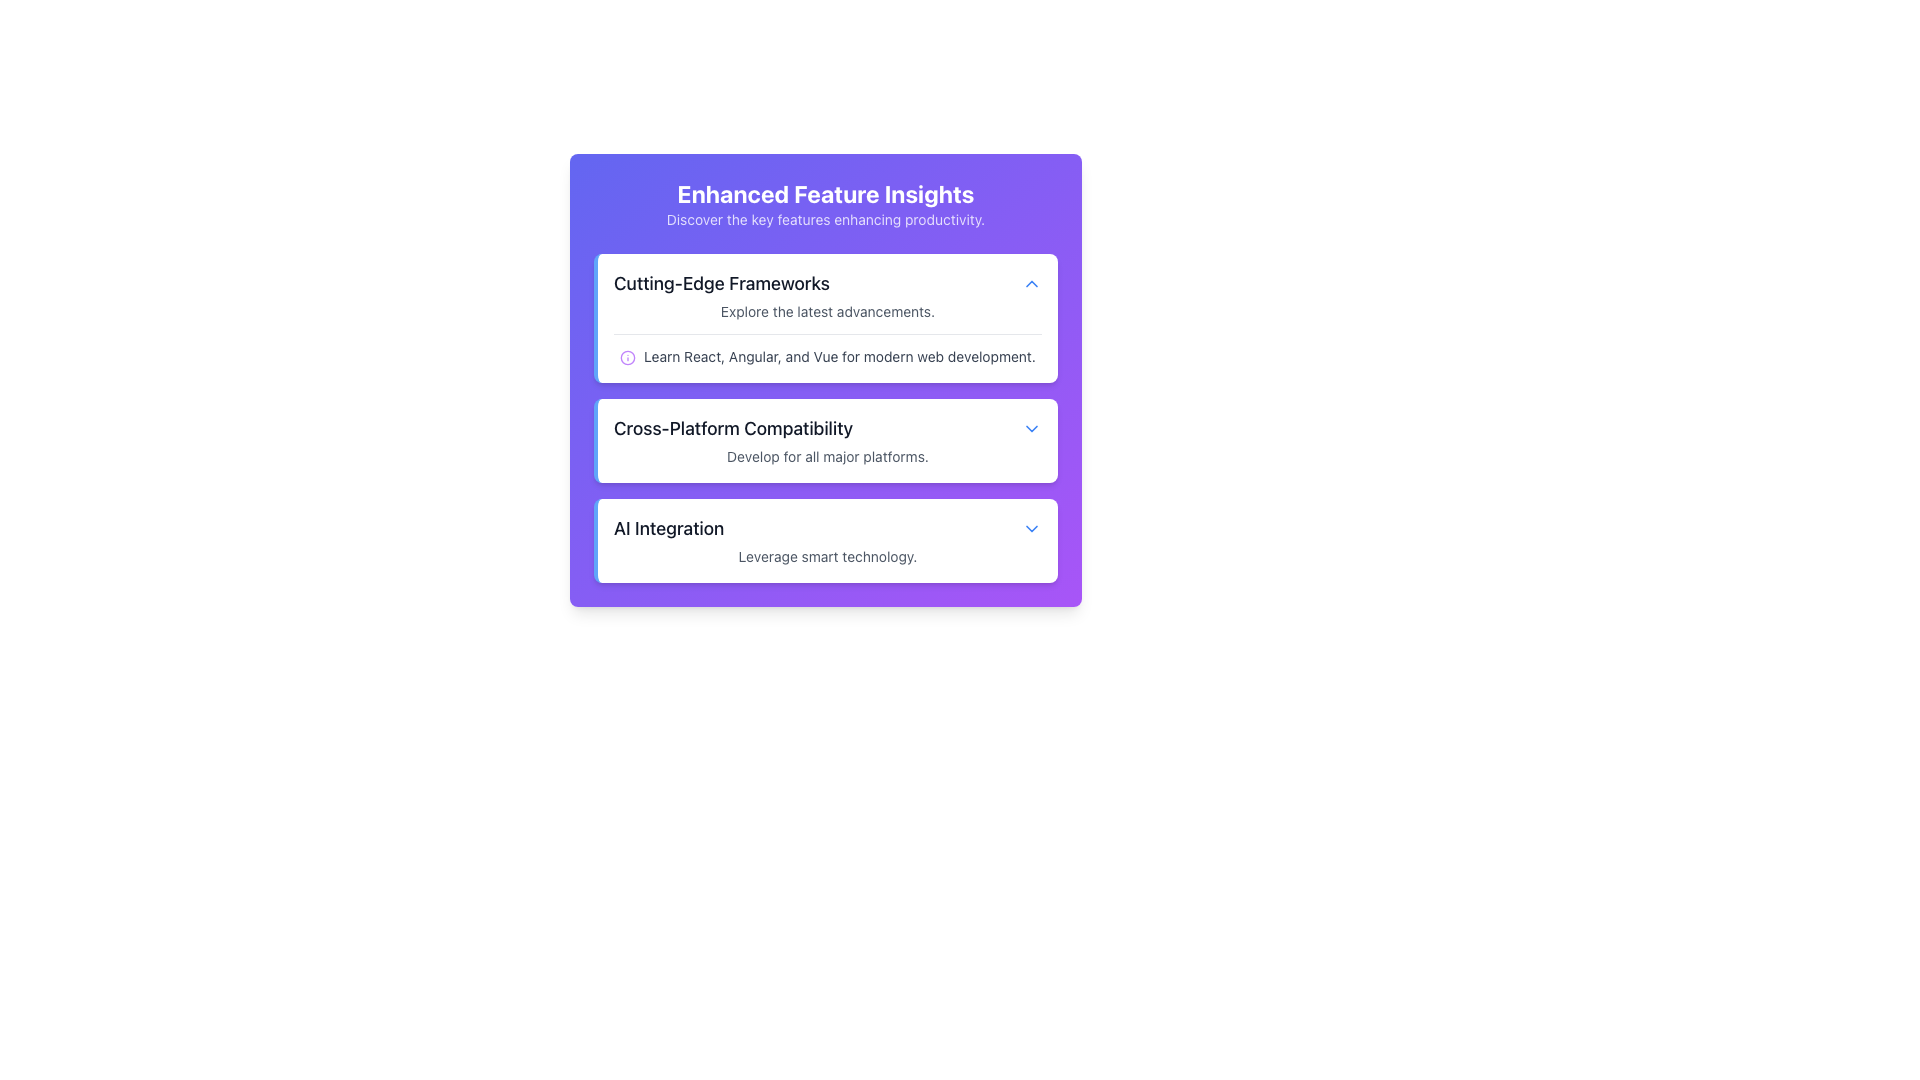  What do you see at coordinates (669, 527) in the screenshot?
I see `the Text Label that summarizes the AI integration feature, located beneath the 'Cross-Platform Compatibility' section and aligned with the chevron icon` at bounding box center [669, 527].